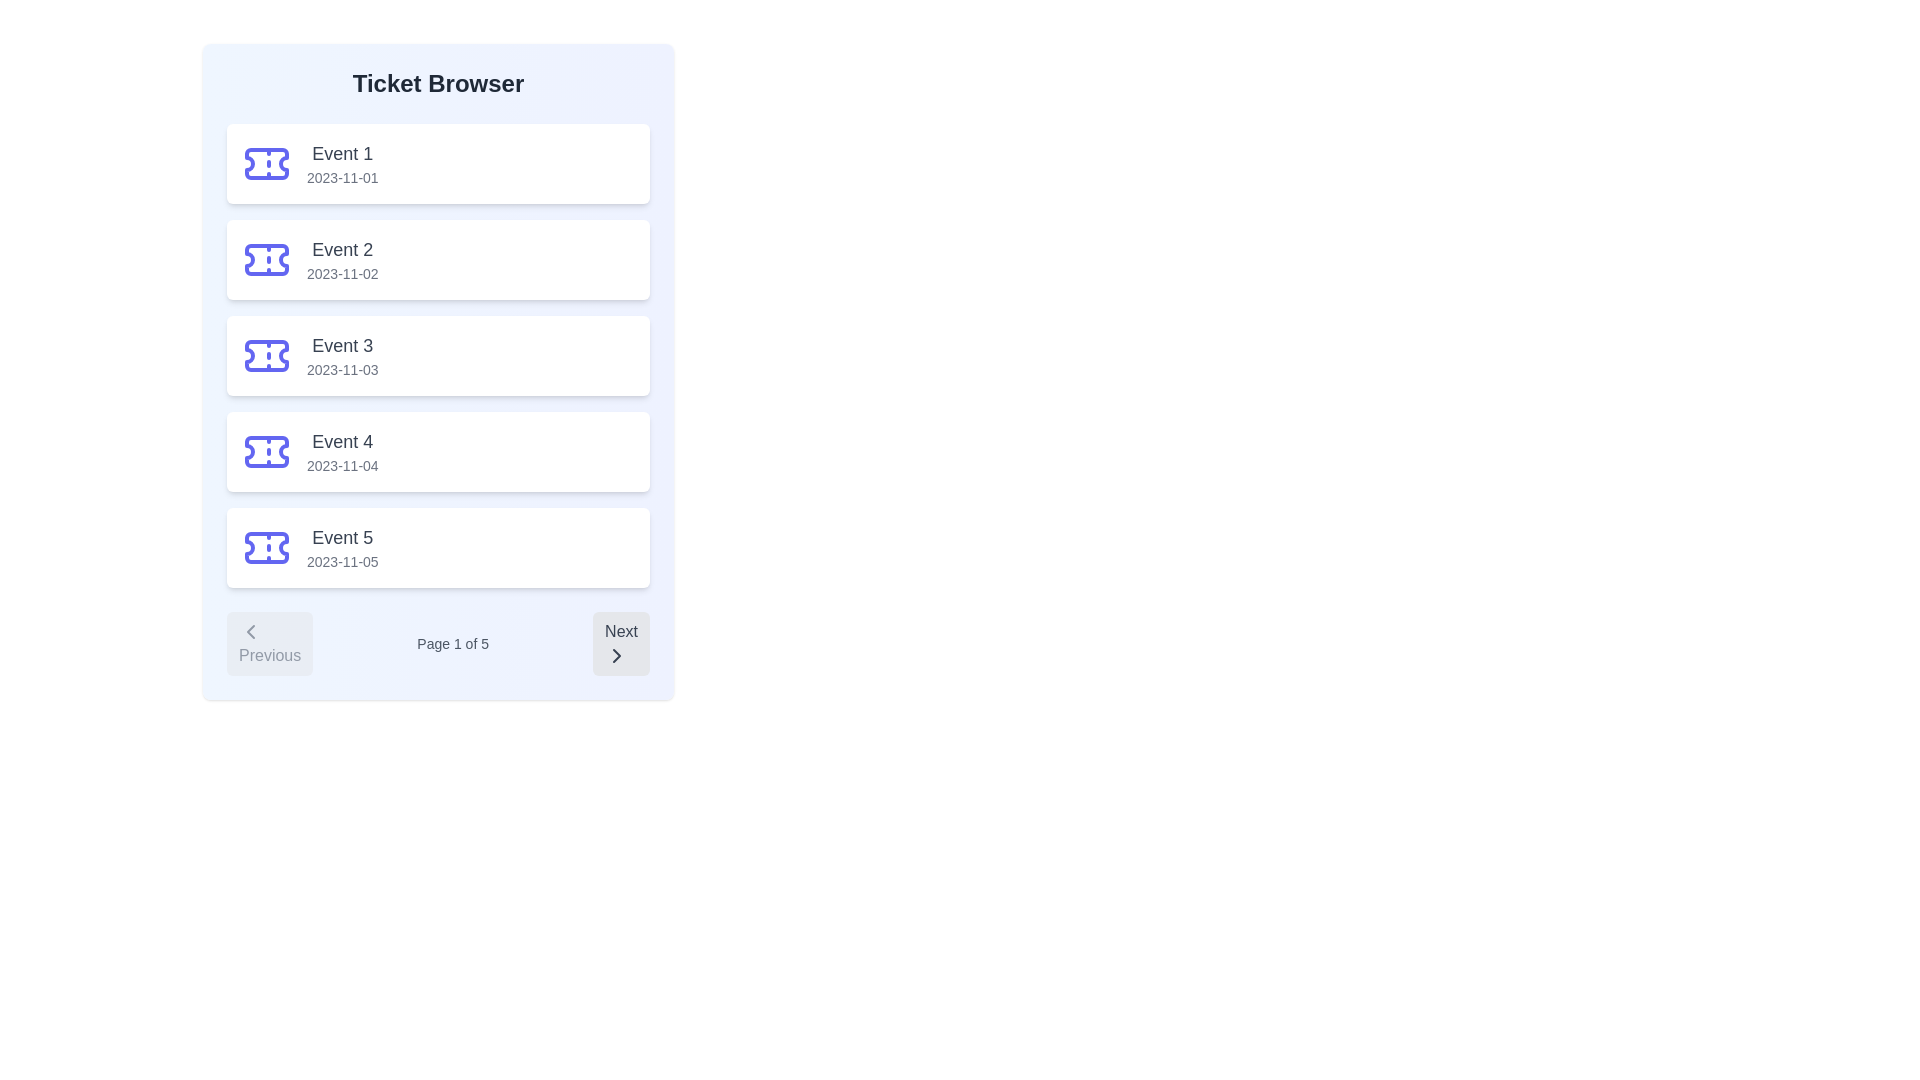 The height and width of the screenshot is (1080, 1920). I want to click on the chevron icon located within the left-side button labeled 'Previous' in the pagination control section at the bottom of the pane, so click(249, 632).